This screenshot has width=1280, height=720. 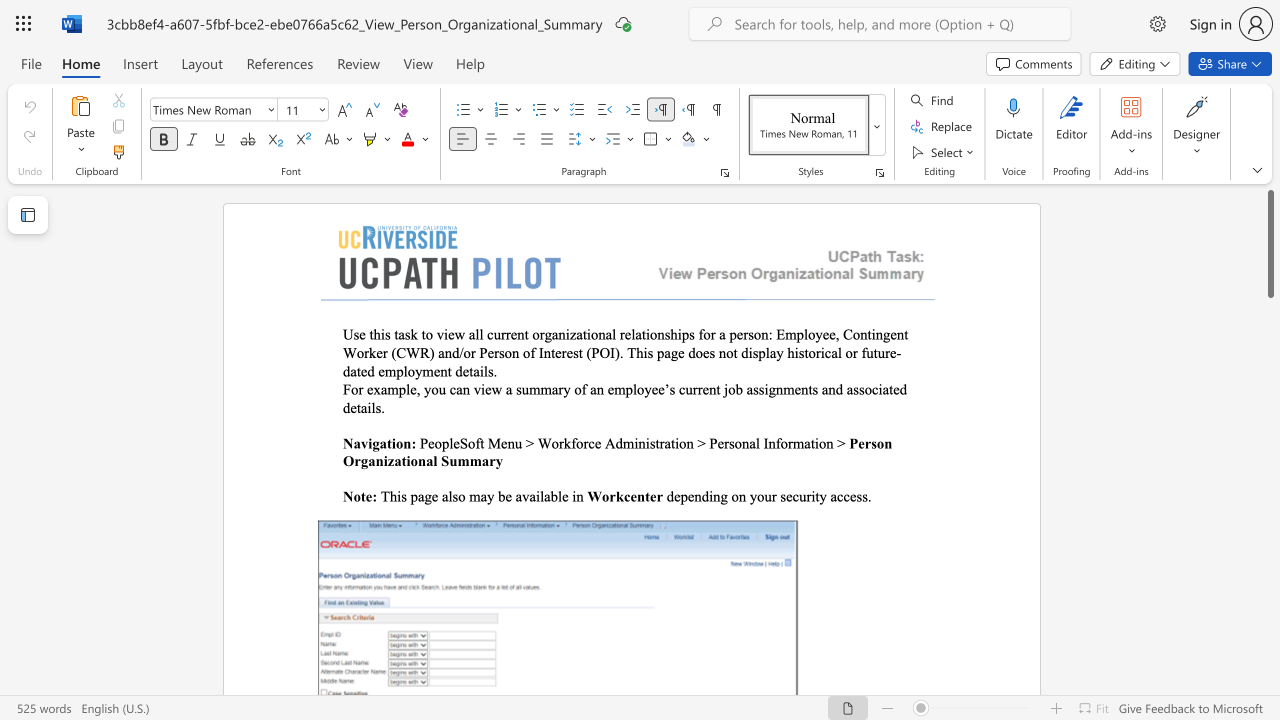 I want to click on the 1th character "b" in the text, so click(x=501, y=495).